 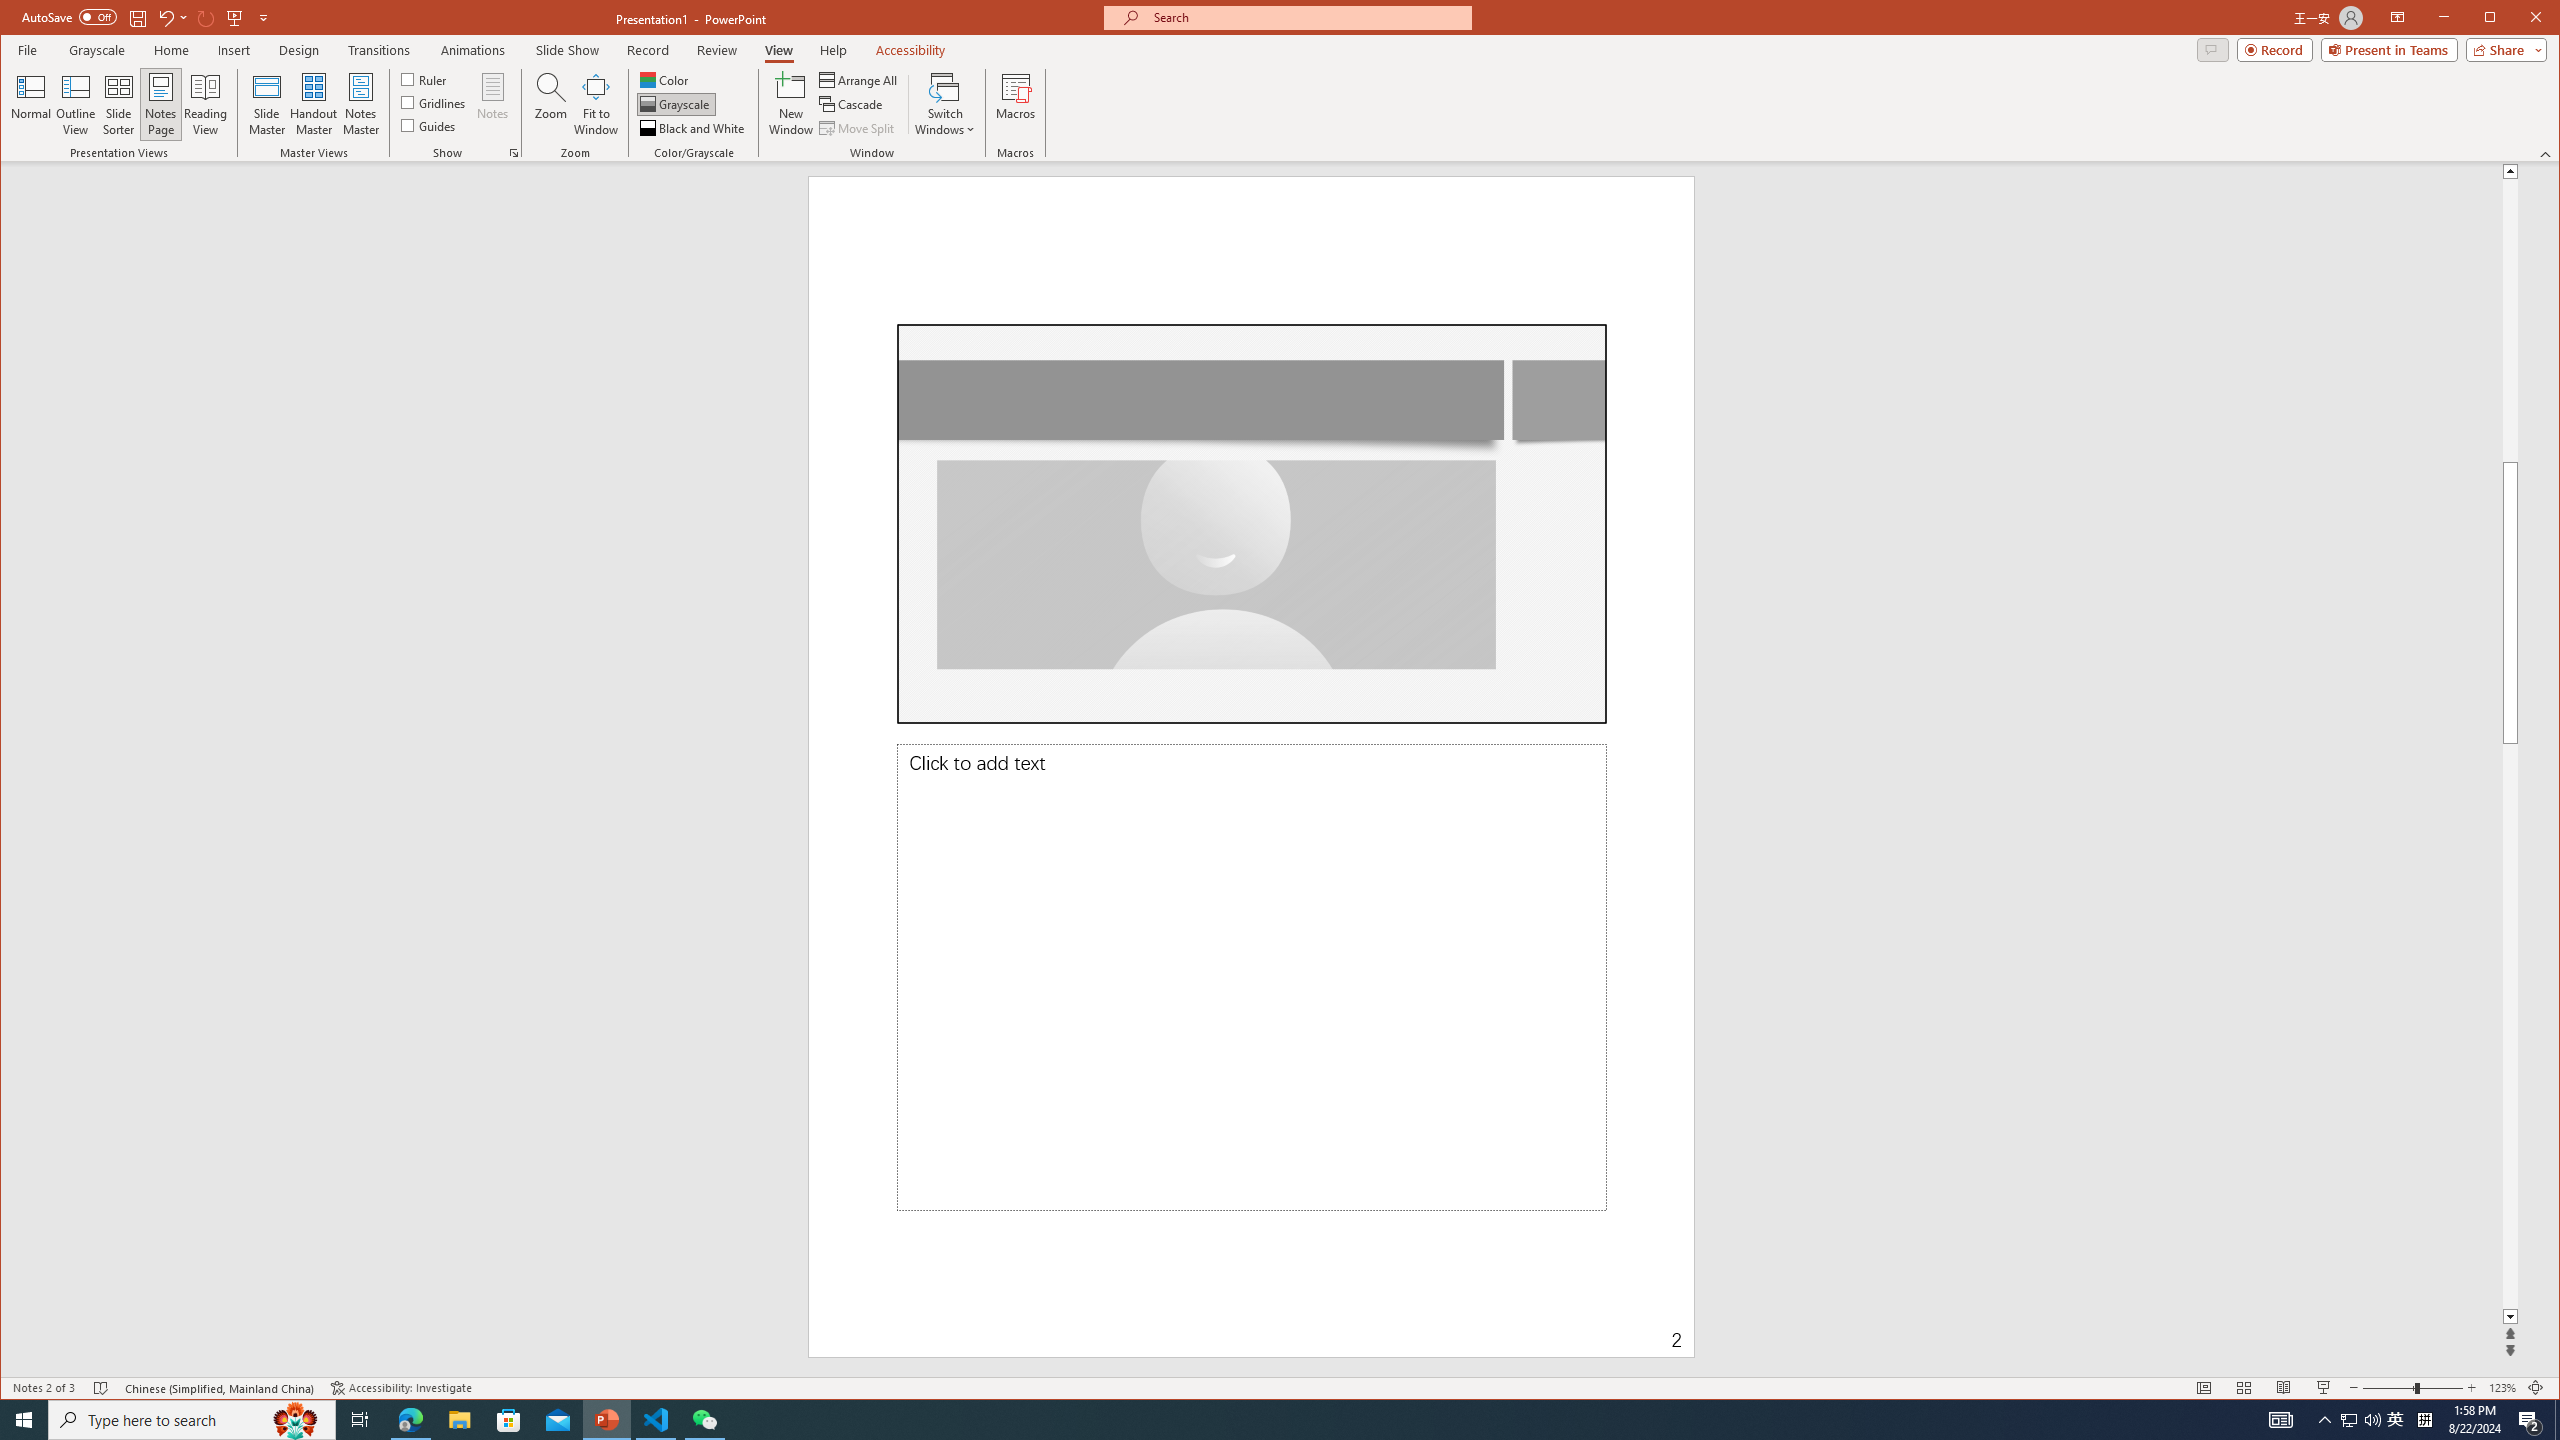 What do you see at coordinates (513, 153) in the screenshot?
I see `'Grid Settings...'` at bounding box center [513, 153].